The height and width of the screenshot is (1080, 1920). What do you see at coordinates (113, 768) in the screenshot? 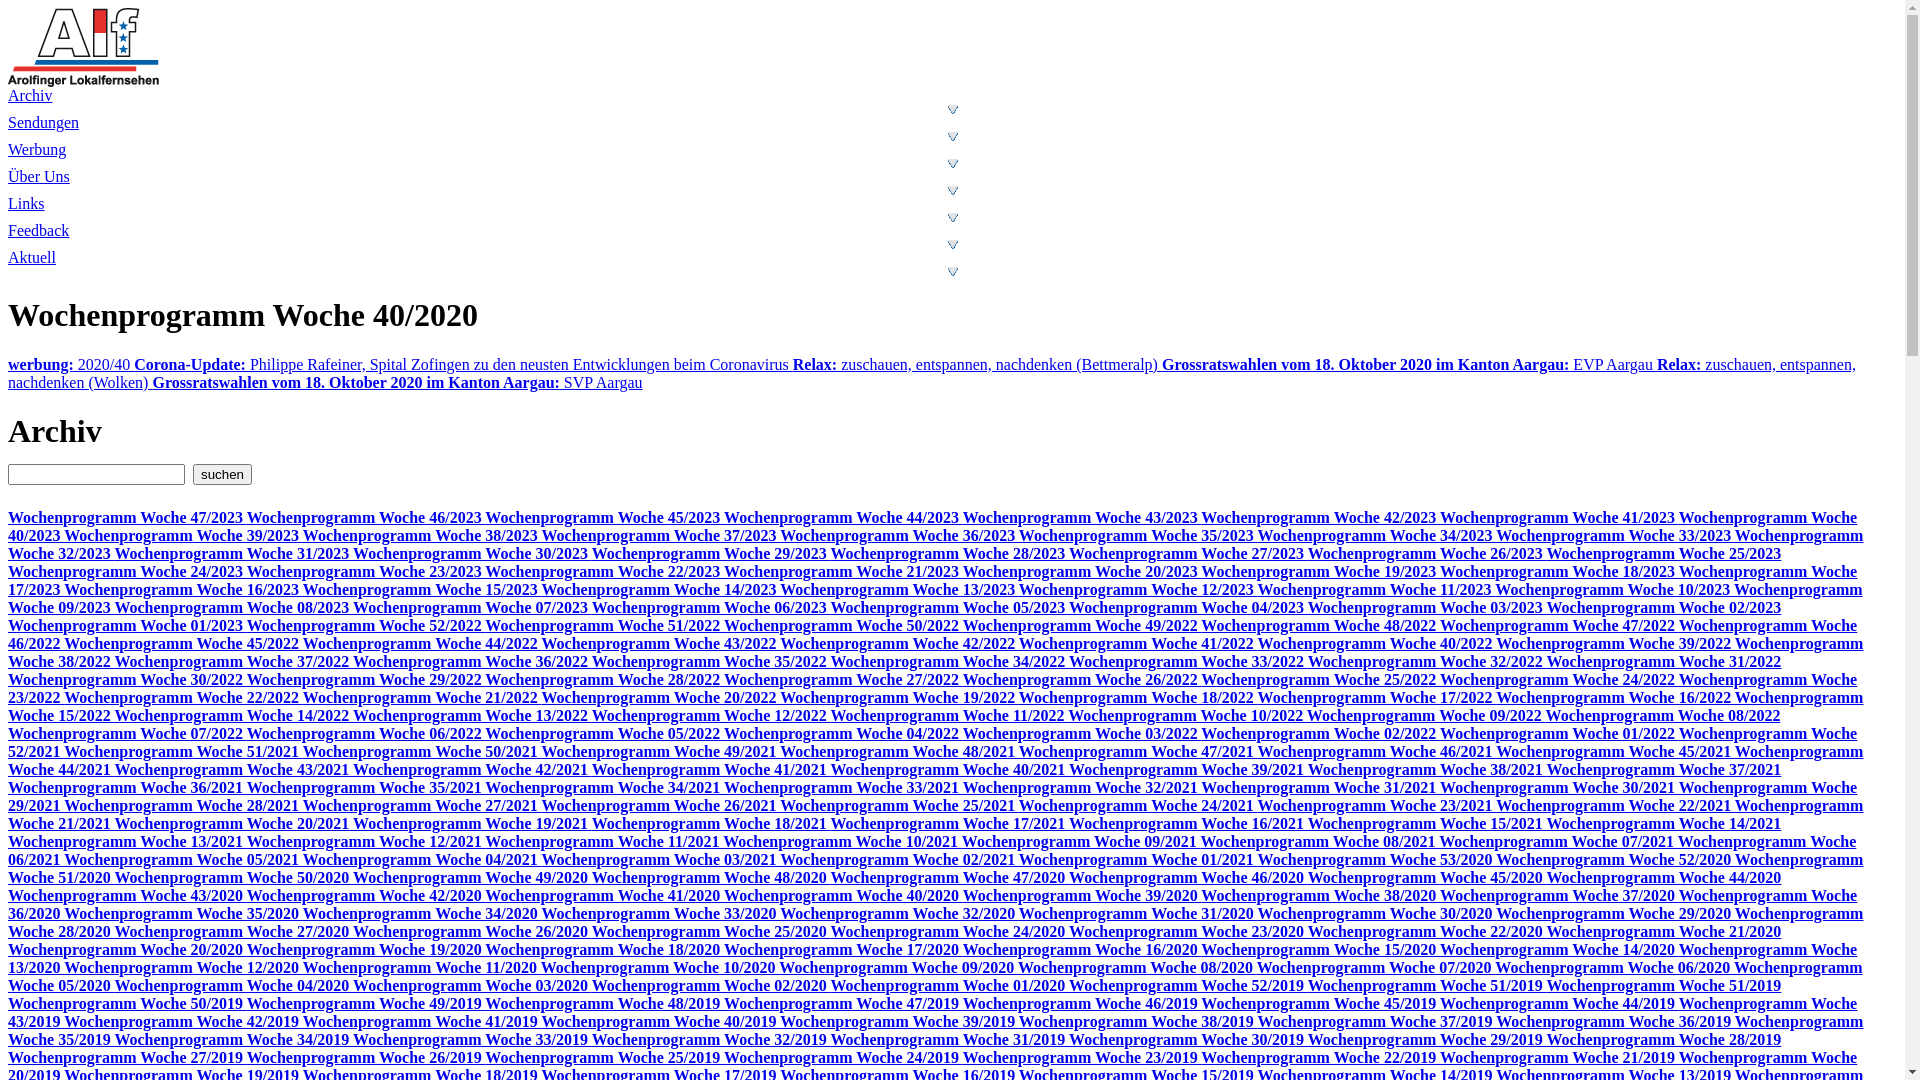
I see `'Wochenprogramm Woche 43/2021'` at bounding box center [113, 768].